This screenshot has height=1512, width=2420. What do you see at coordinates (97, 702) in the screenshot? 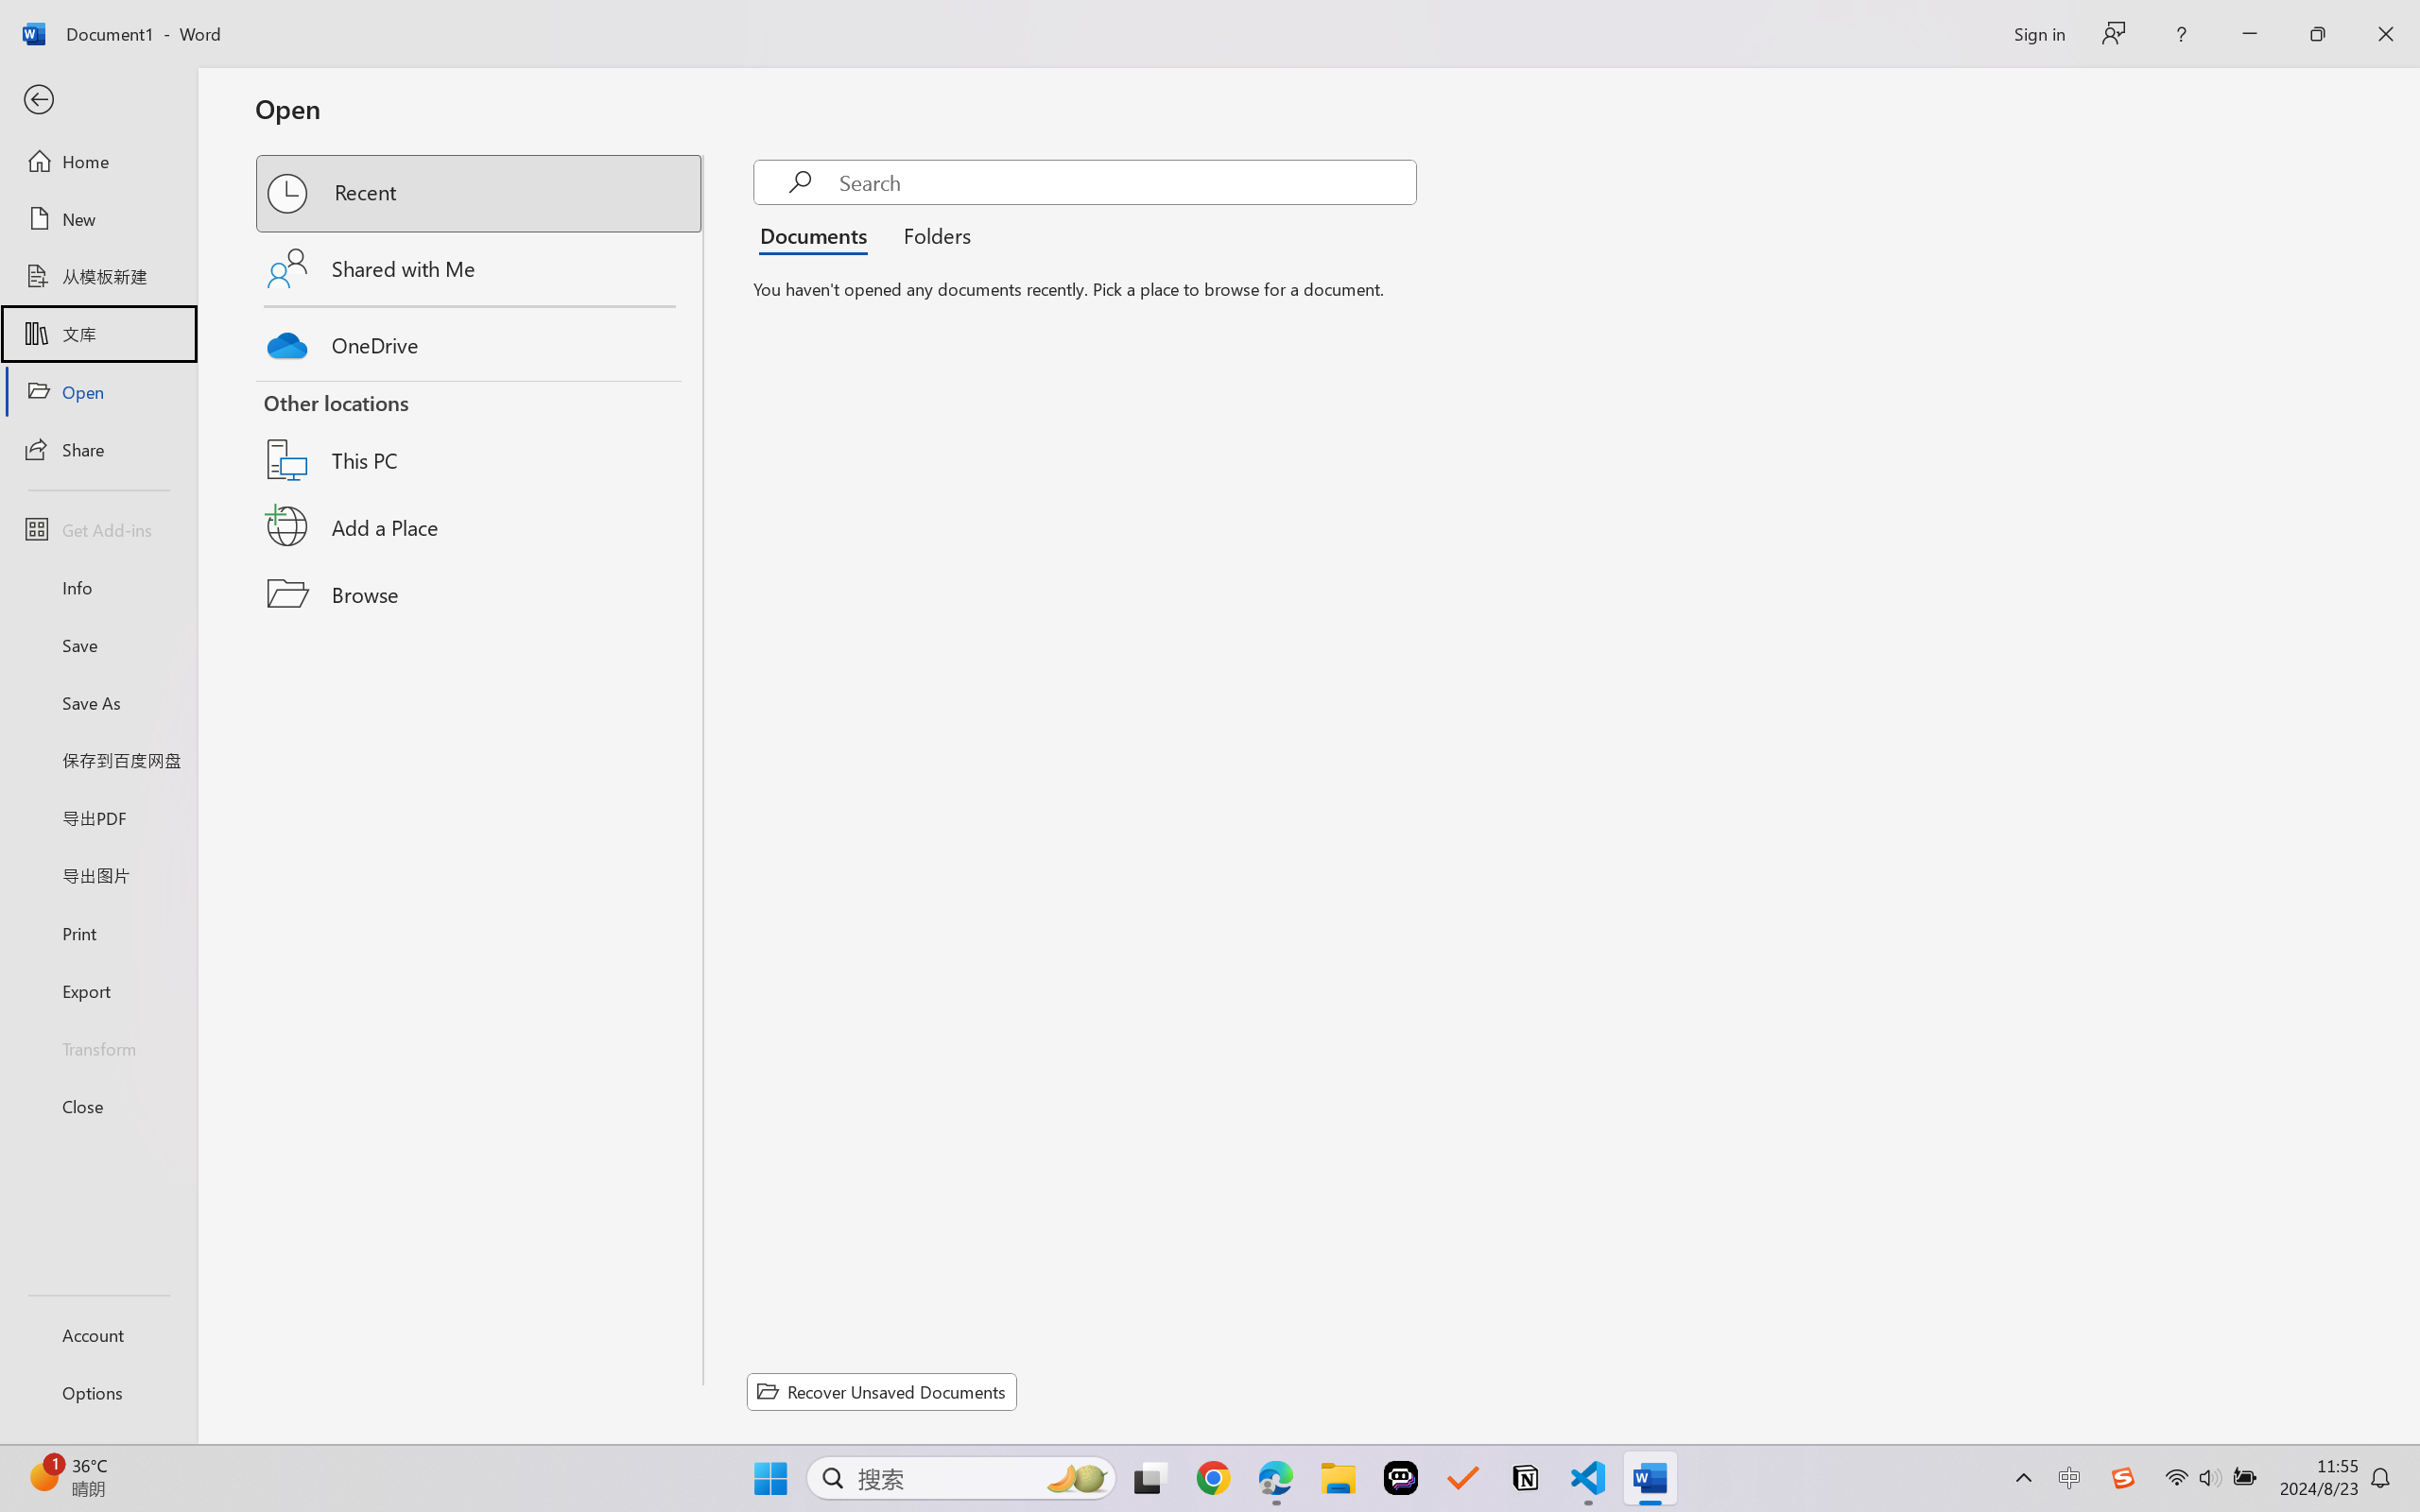
I see `'Save As'` at bounding box center [97, 702].